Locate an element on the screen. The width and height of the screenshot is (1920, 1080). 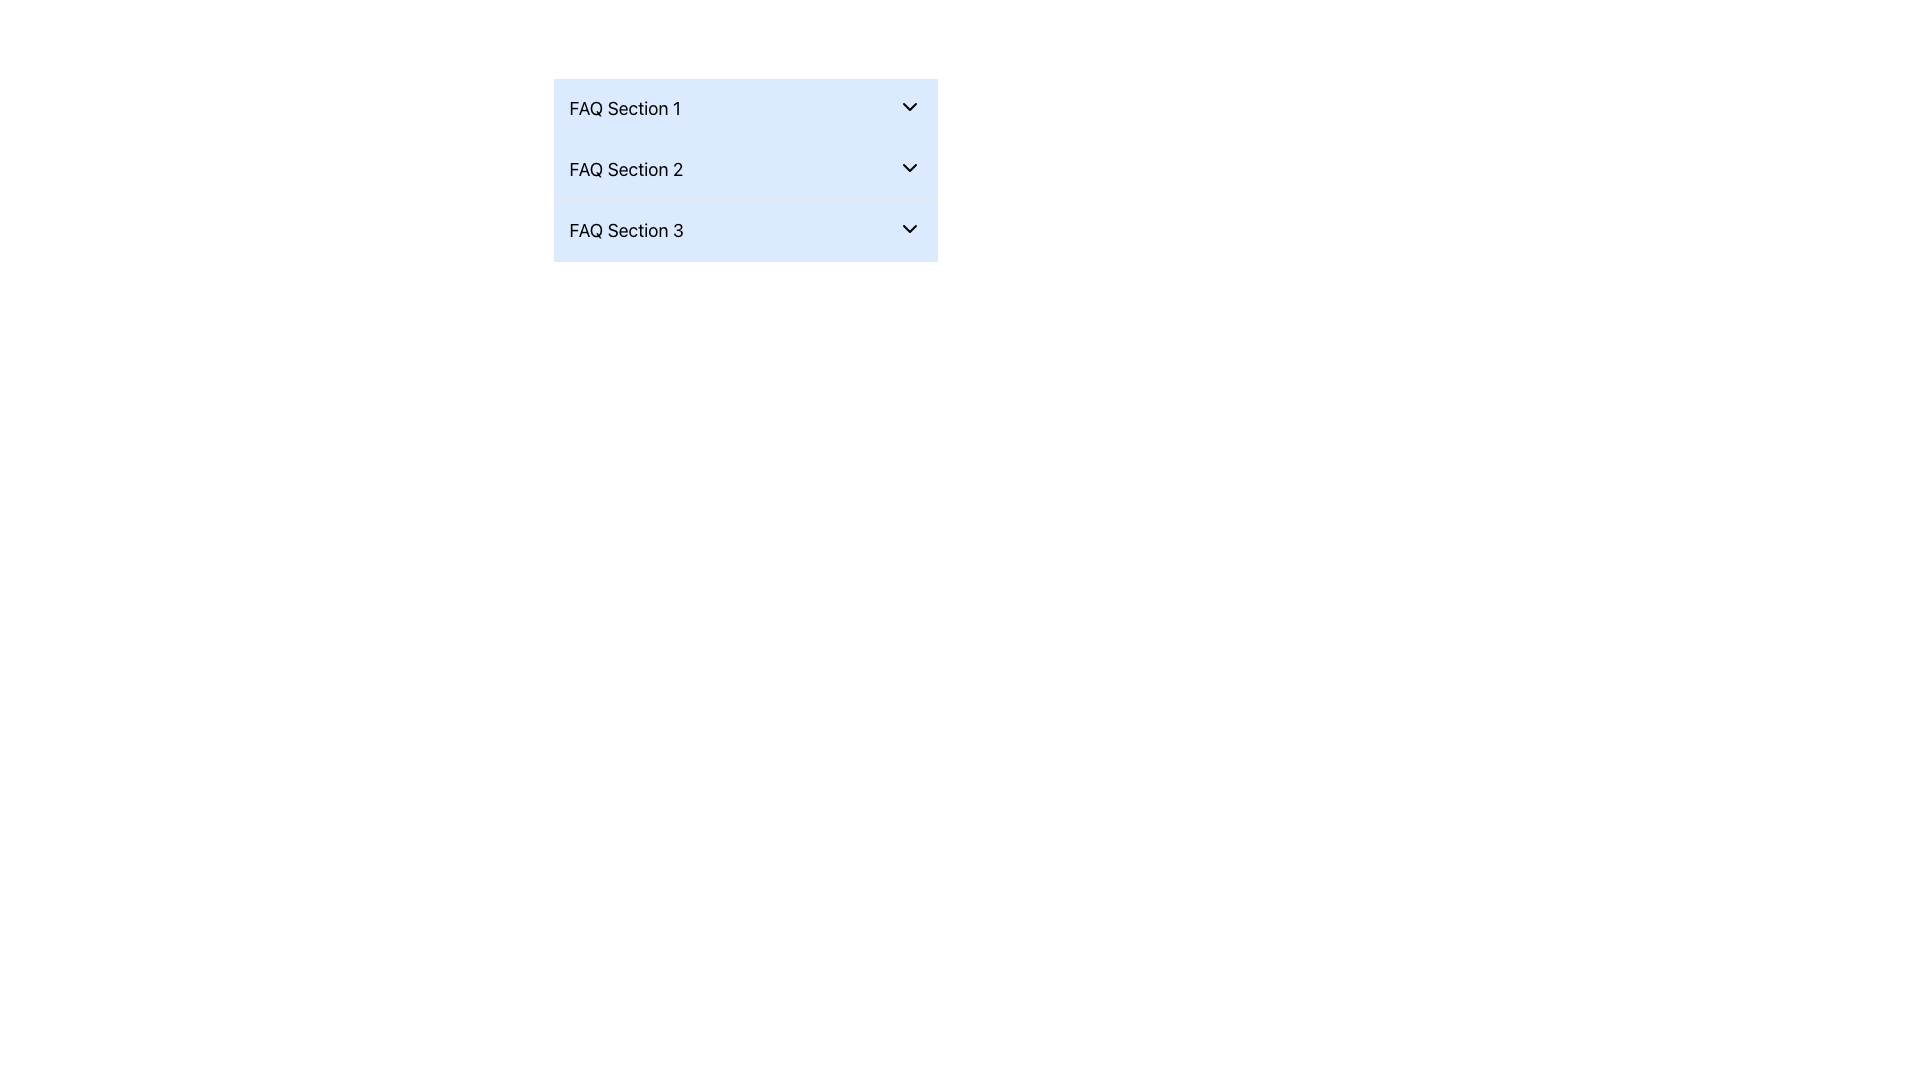
the text label that serves as a clickable trigger for the first FAQ item is located at coordinates (624, 108).